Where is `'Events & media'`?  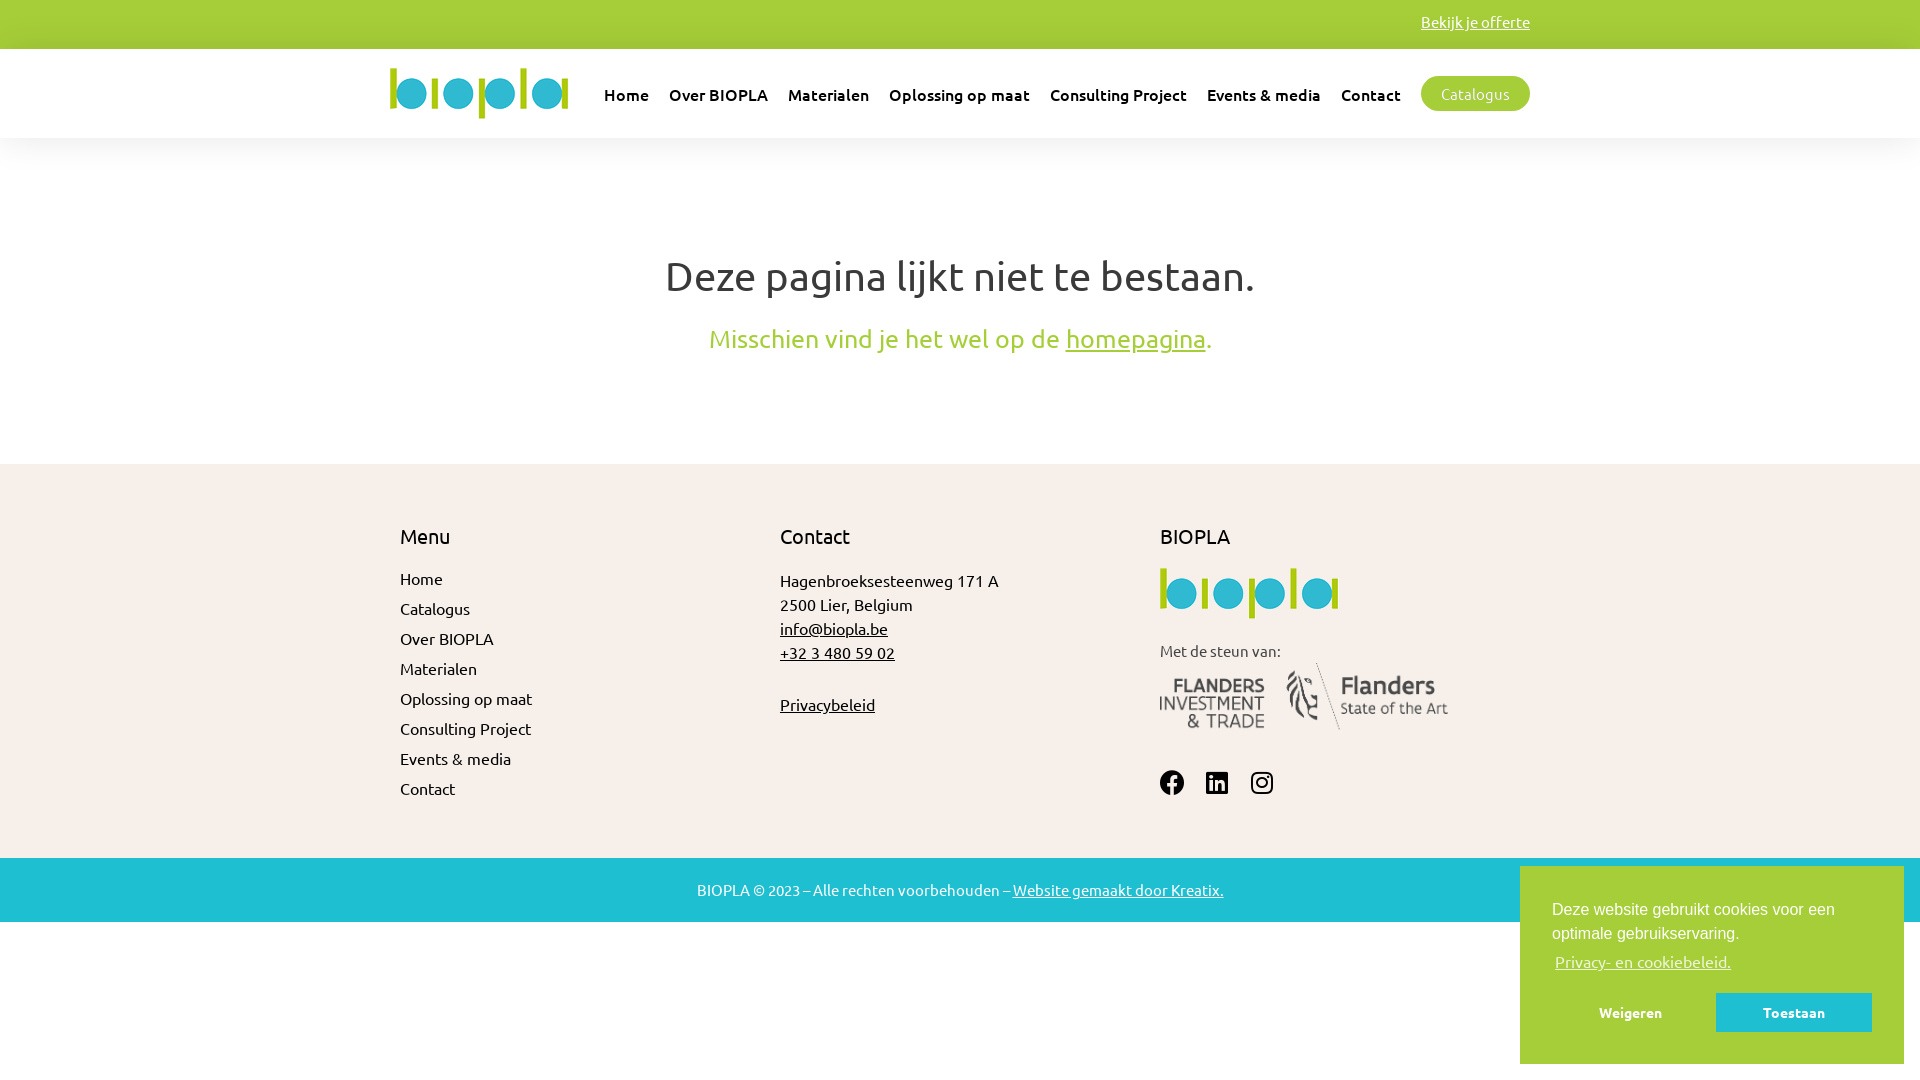
'Events & media' is located at coordinates (1262, 93).